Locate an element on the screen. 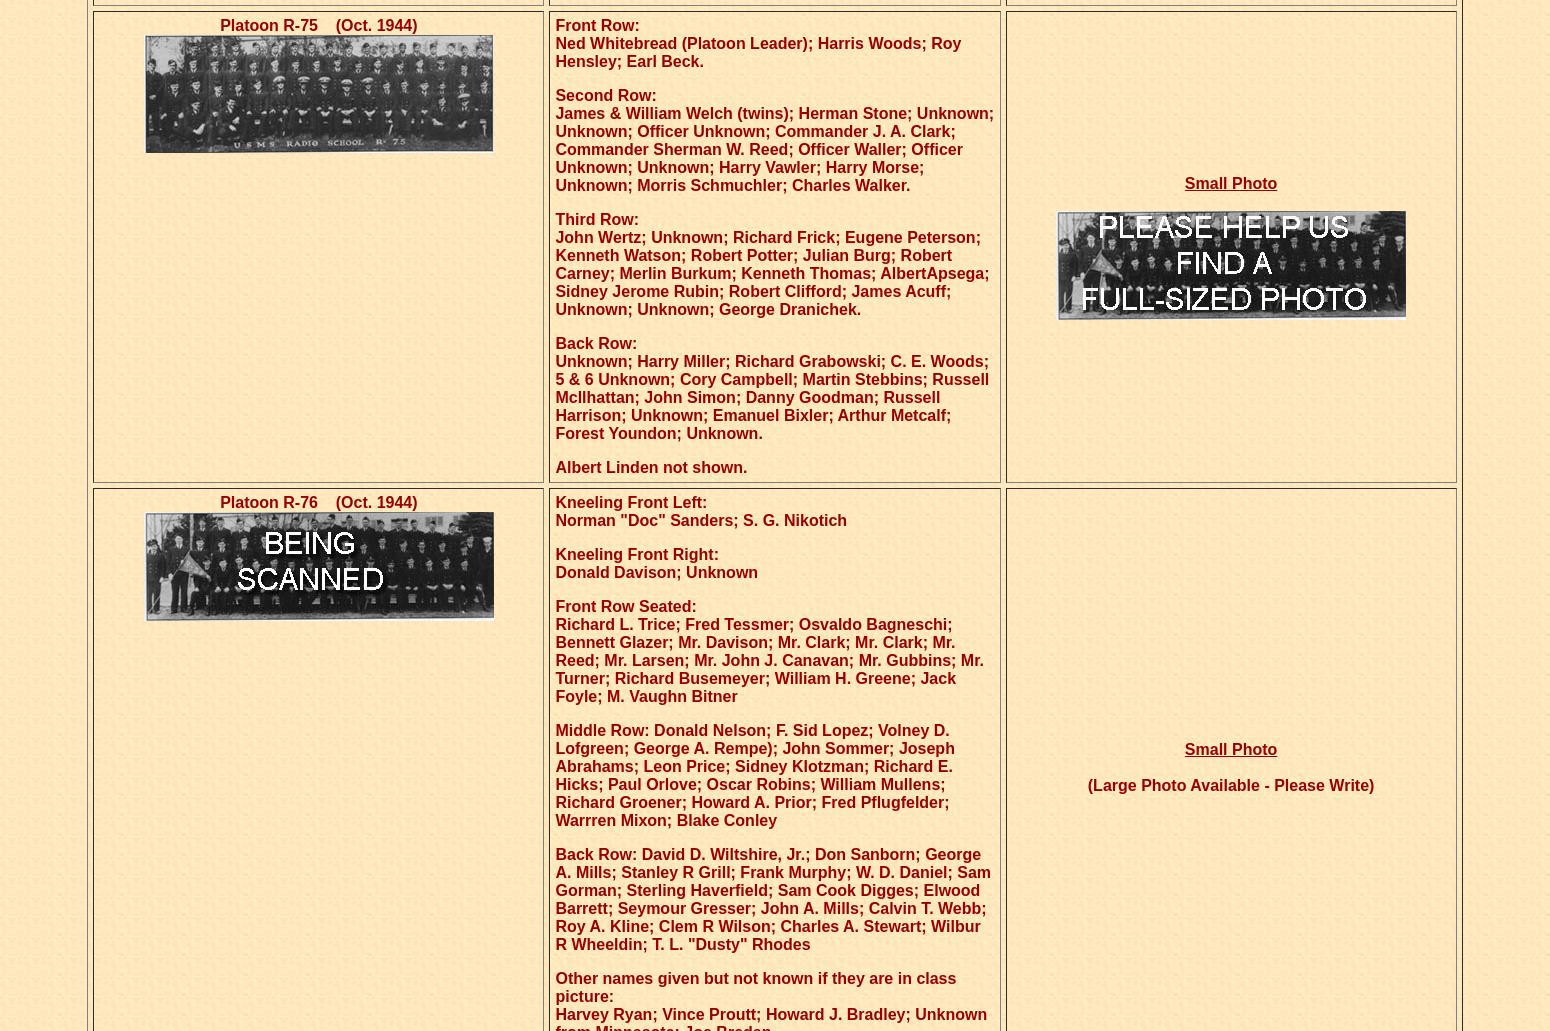  'Platoon R-75    (Oct. 
                
                1944)' is located at coordinates (317, 25).